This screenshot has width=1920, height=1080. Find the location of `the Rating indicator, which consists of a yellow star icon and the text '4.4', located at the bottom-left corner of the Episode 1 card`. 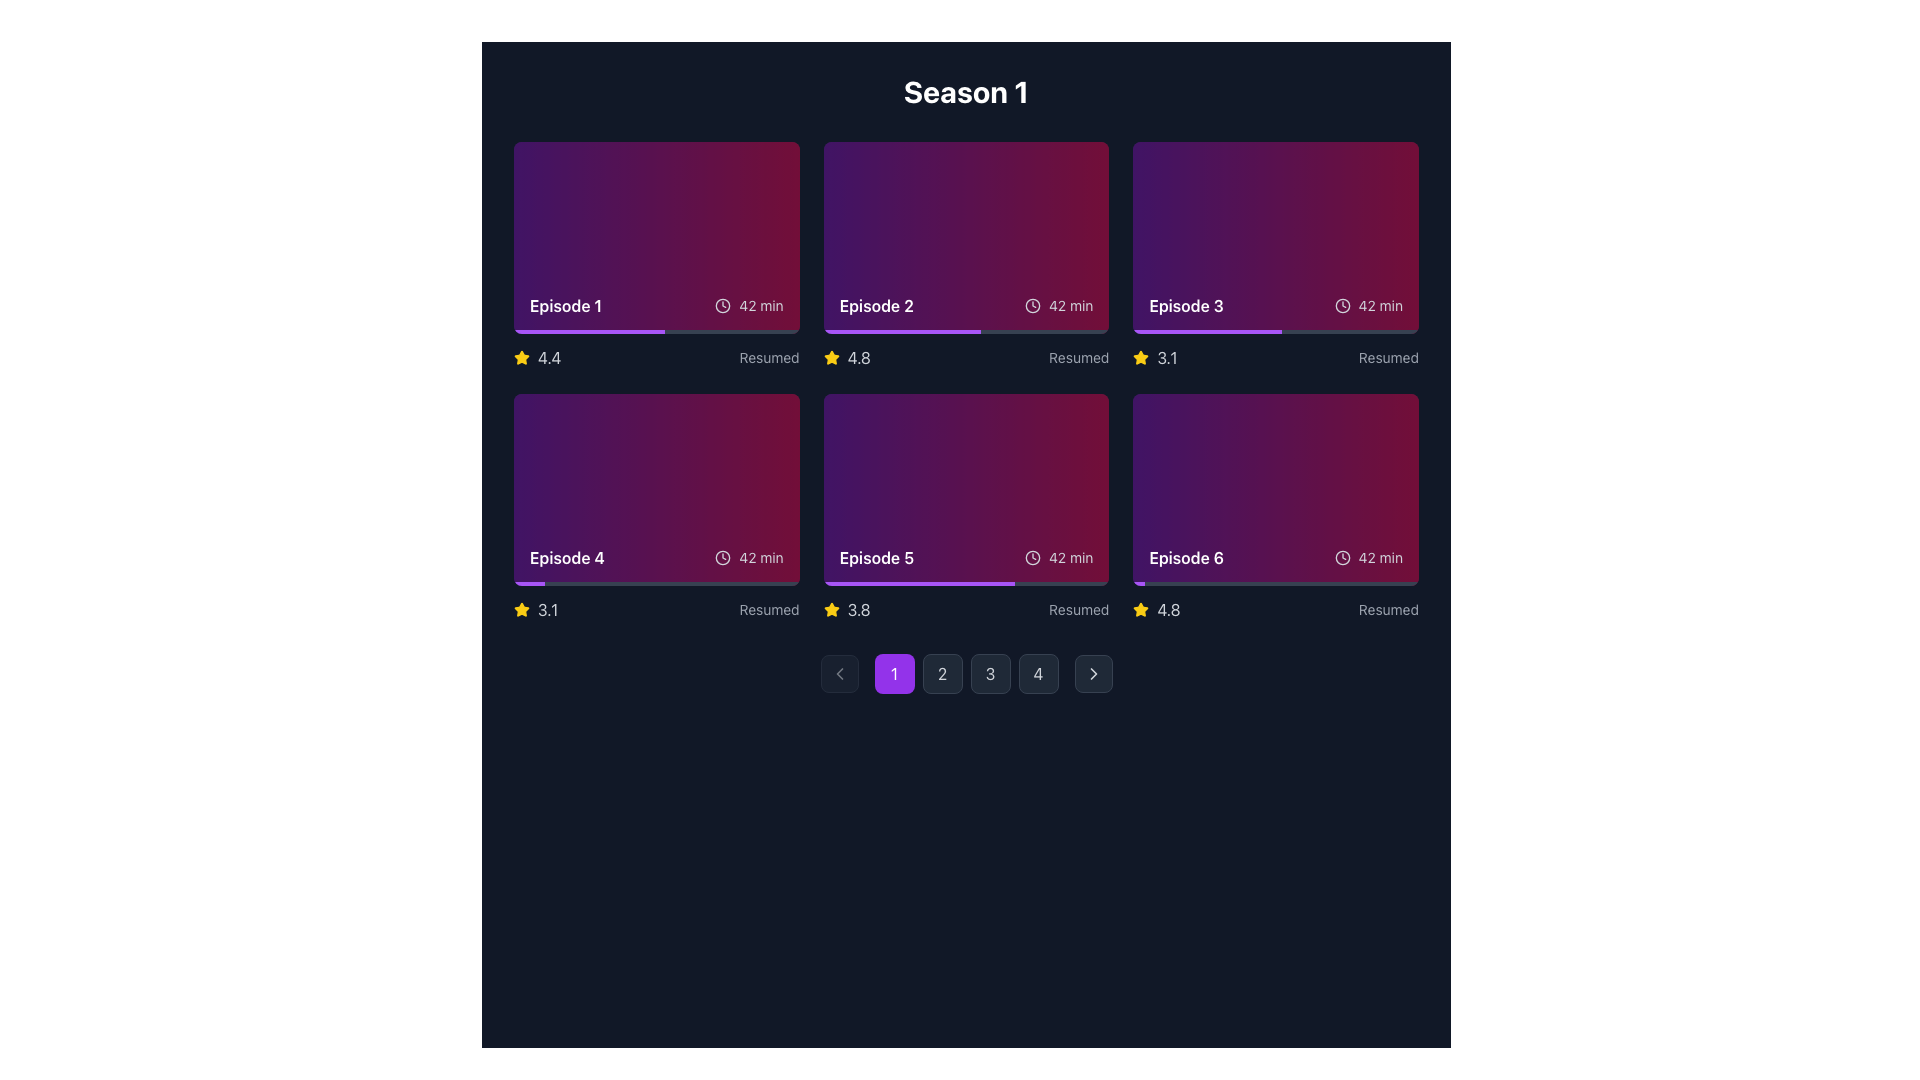

the Rating indicator, which consists of a yellow star icon and the text '4.4', located at the bottom-left corner of the Episode 1 card is located at coordinates (537, 357).